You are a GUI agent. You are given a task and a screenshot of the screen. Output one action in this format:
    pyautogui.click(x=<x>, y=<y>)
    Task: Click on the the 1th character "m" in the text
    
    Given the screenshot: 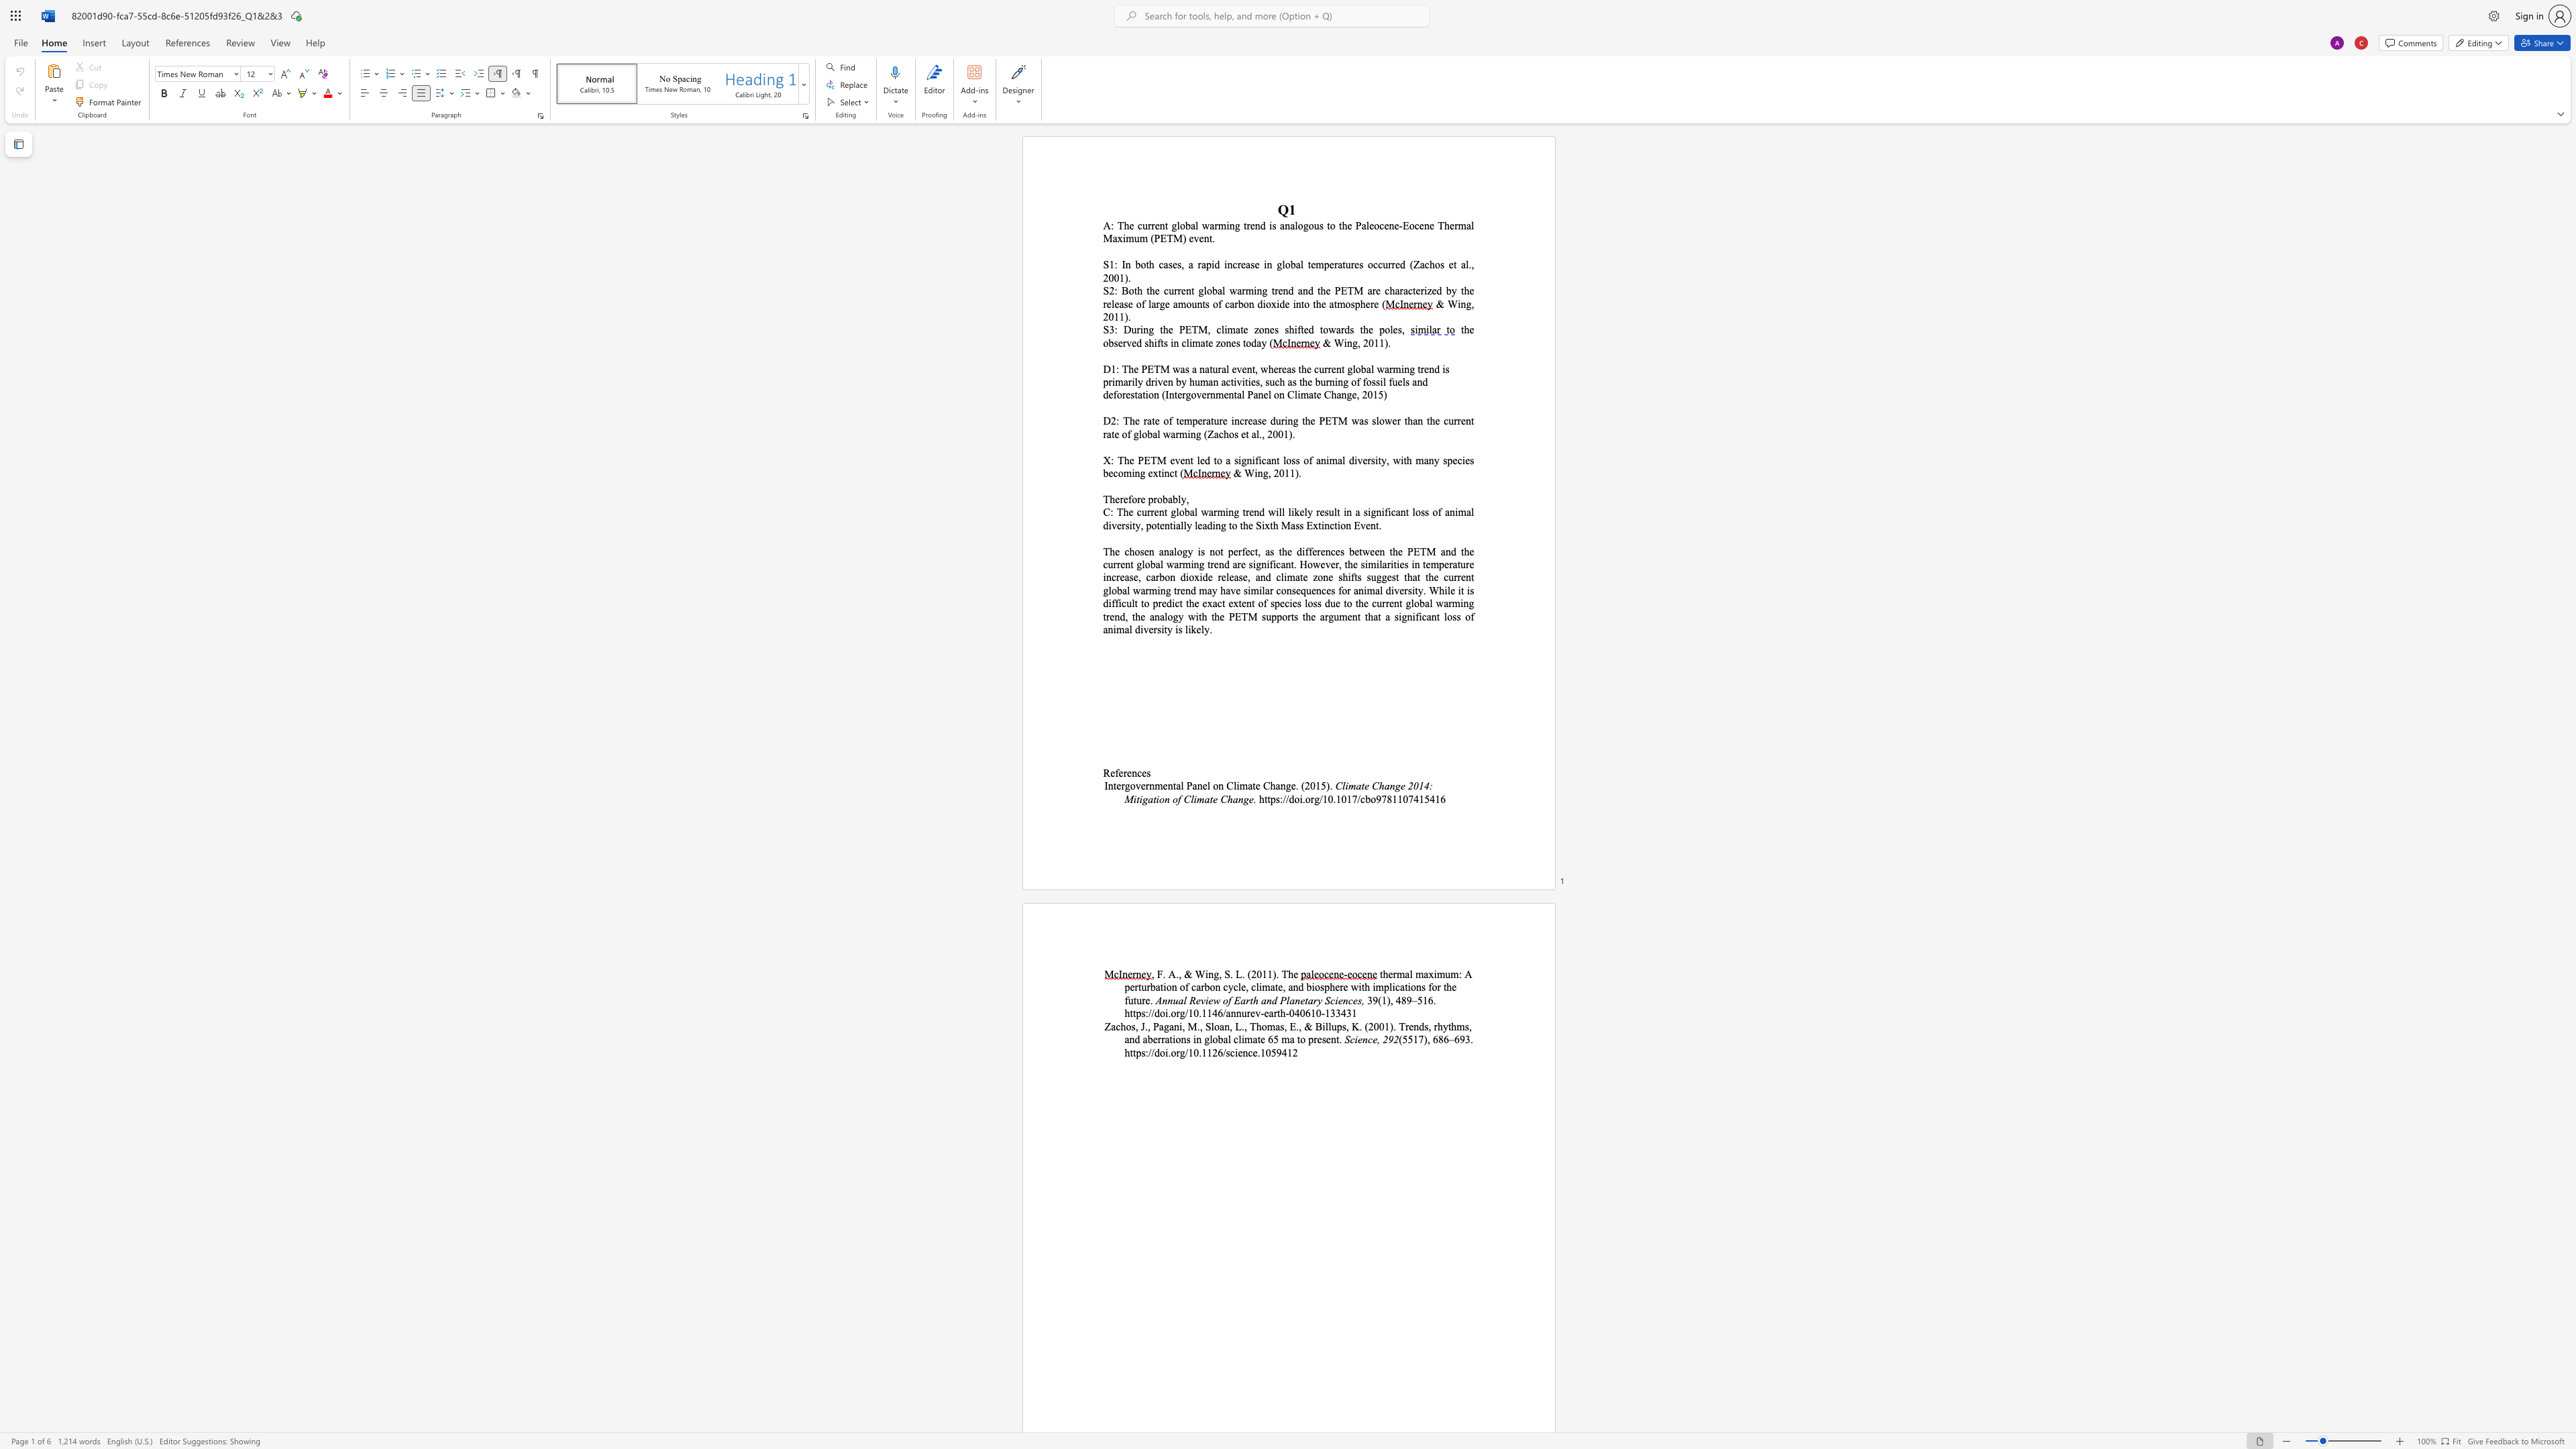 What is the action you would take?
    pyautogui.click(x=1157, y=784)
    